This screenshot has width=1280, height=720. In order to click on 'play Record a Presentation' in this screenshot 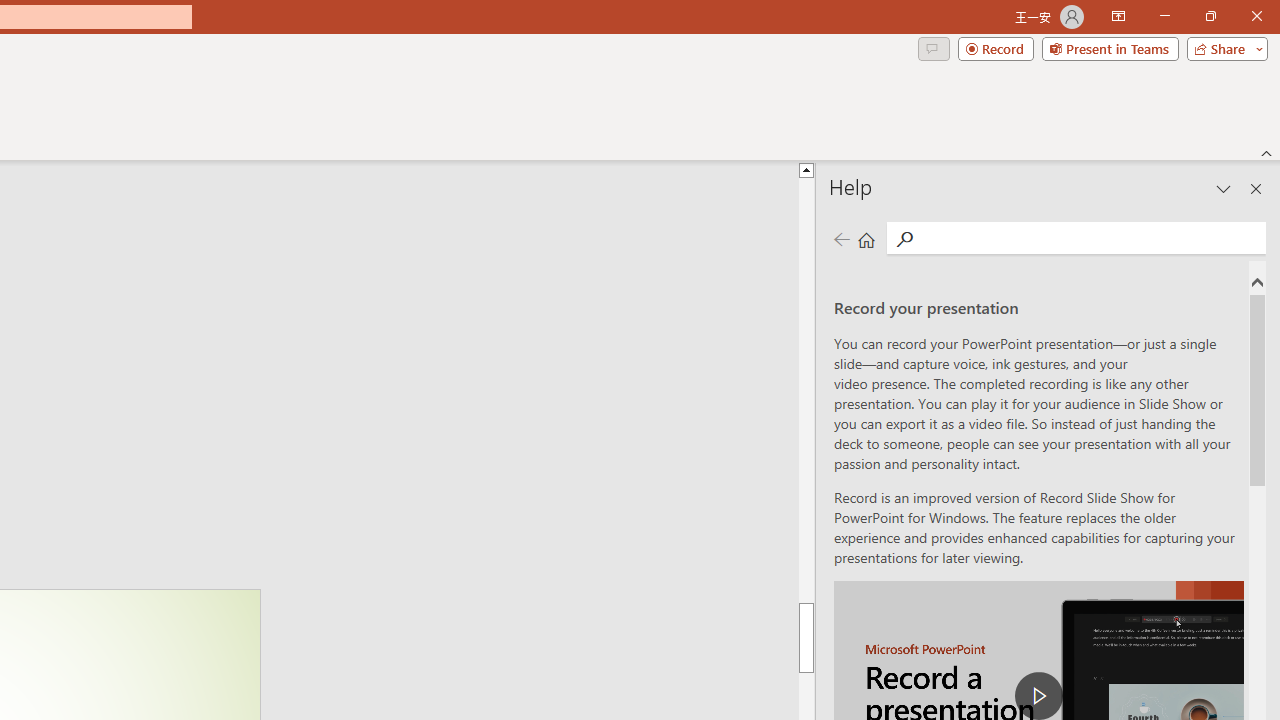, I will do `click(1038, 694)`.